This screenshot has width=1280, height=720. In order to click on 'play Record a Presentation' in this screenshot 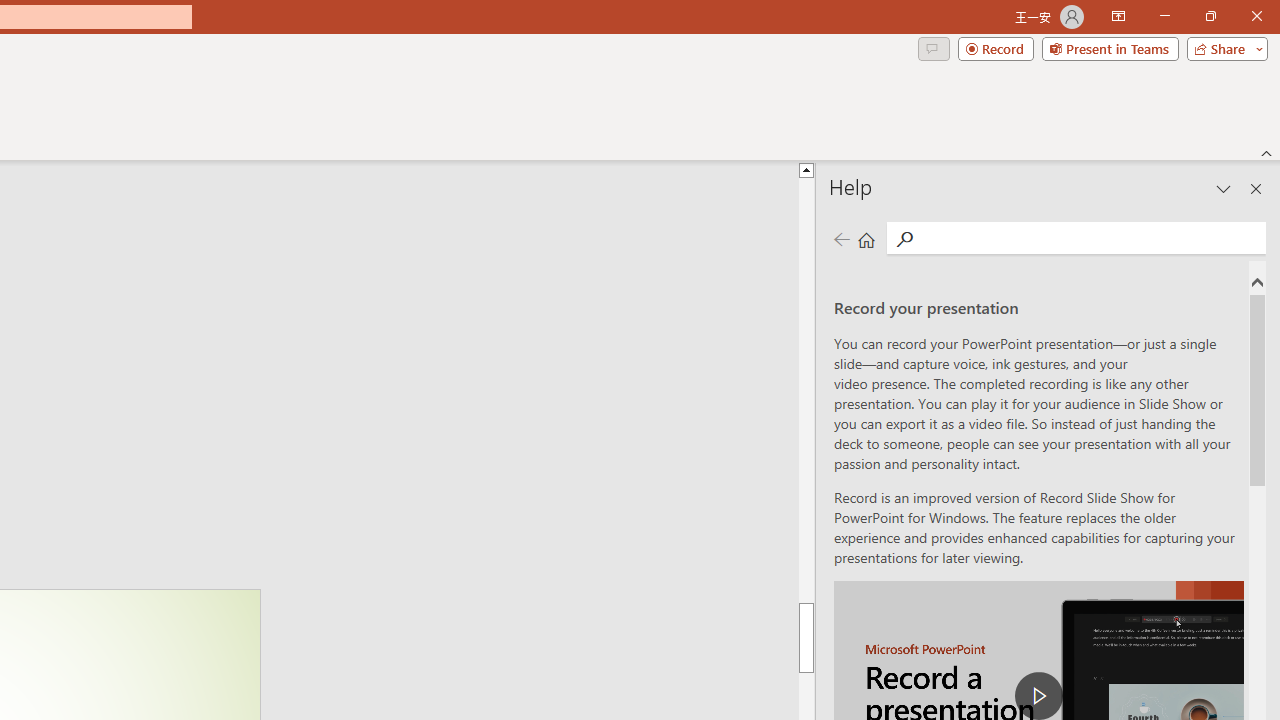, I will do `click(1038, 694)`.